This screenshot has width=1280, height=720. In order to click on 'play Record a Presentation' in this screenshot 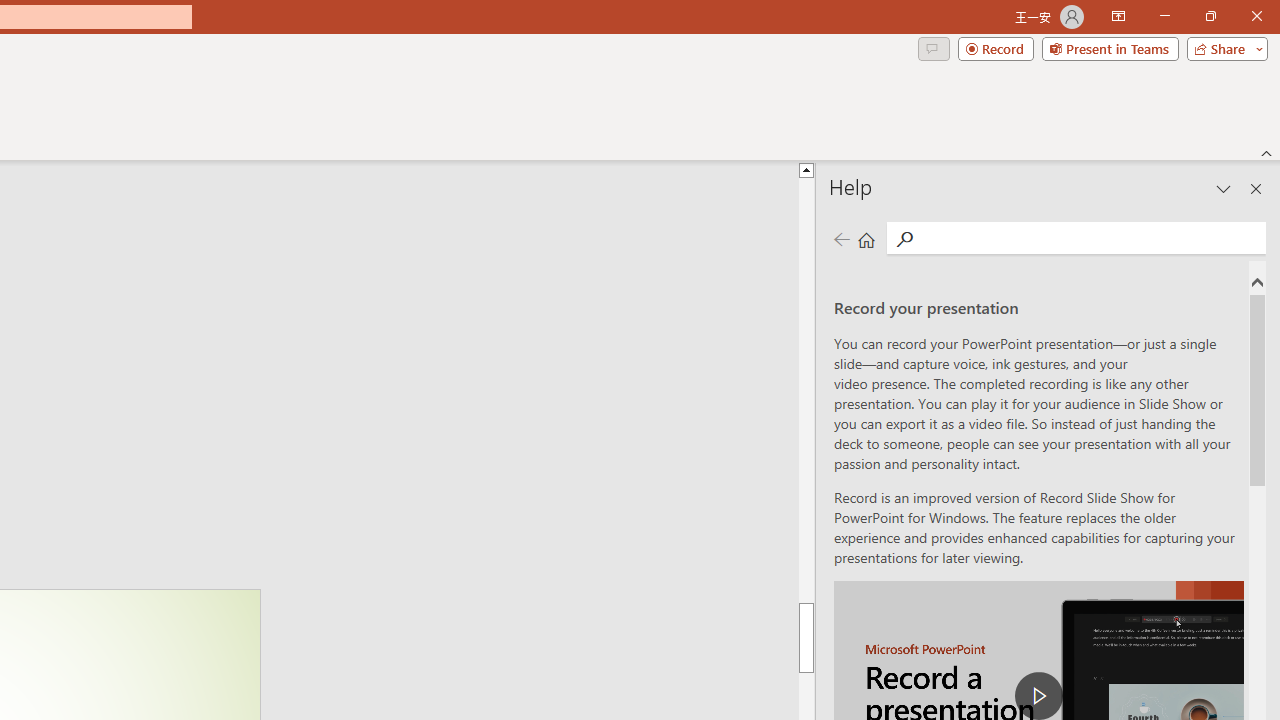, I will do `click(1038, 694)`.